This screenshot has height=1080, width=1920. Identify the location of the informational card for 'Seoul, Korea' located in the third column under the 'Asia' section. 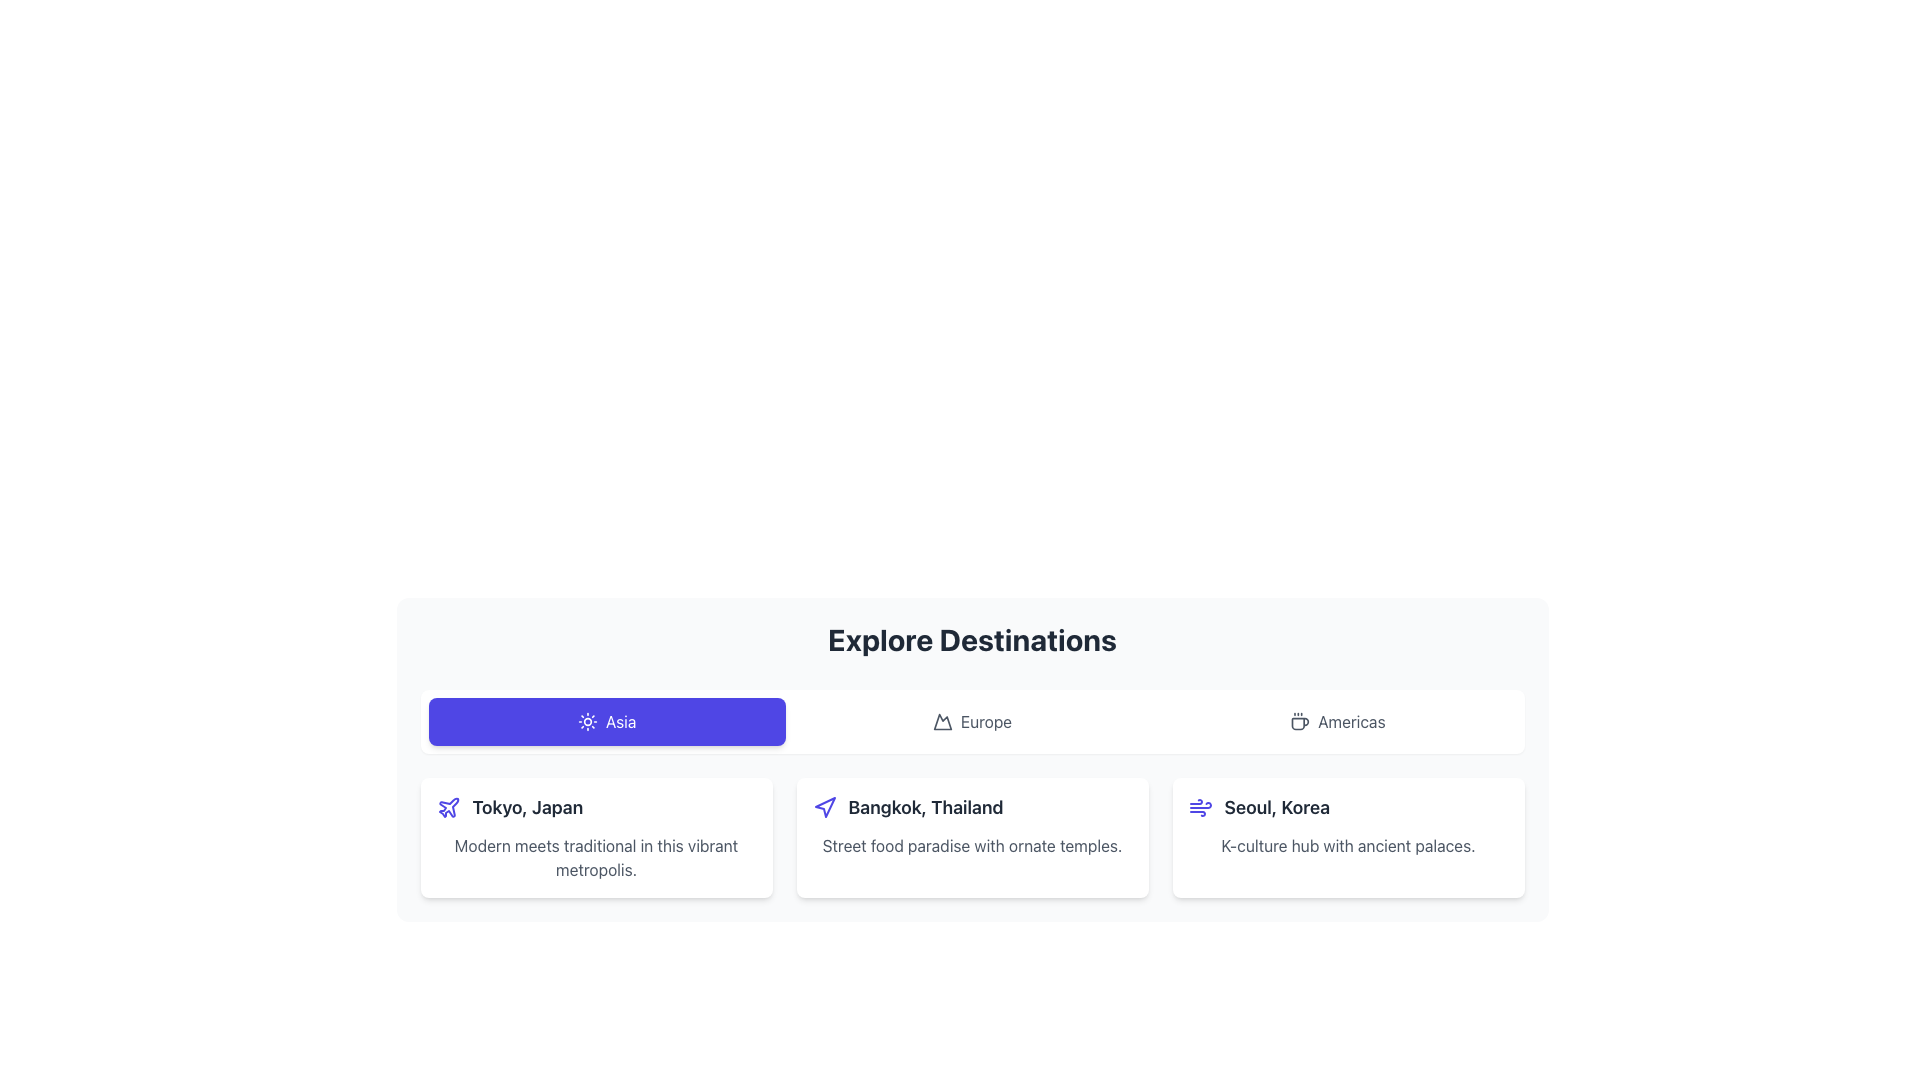
(1348, 837).